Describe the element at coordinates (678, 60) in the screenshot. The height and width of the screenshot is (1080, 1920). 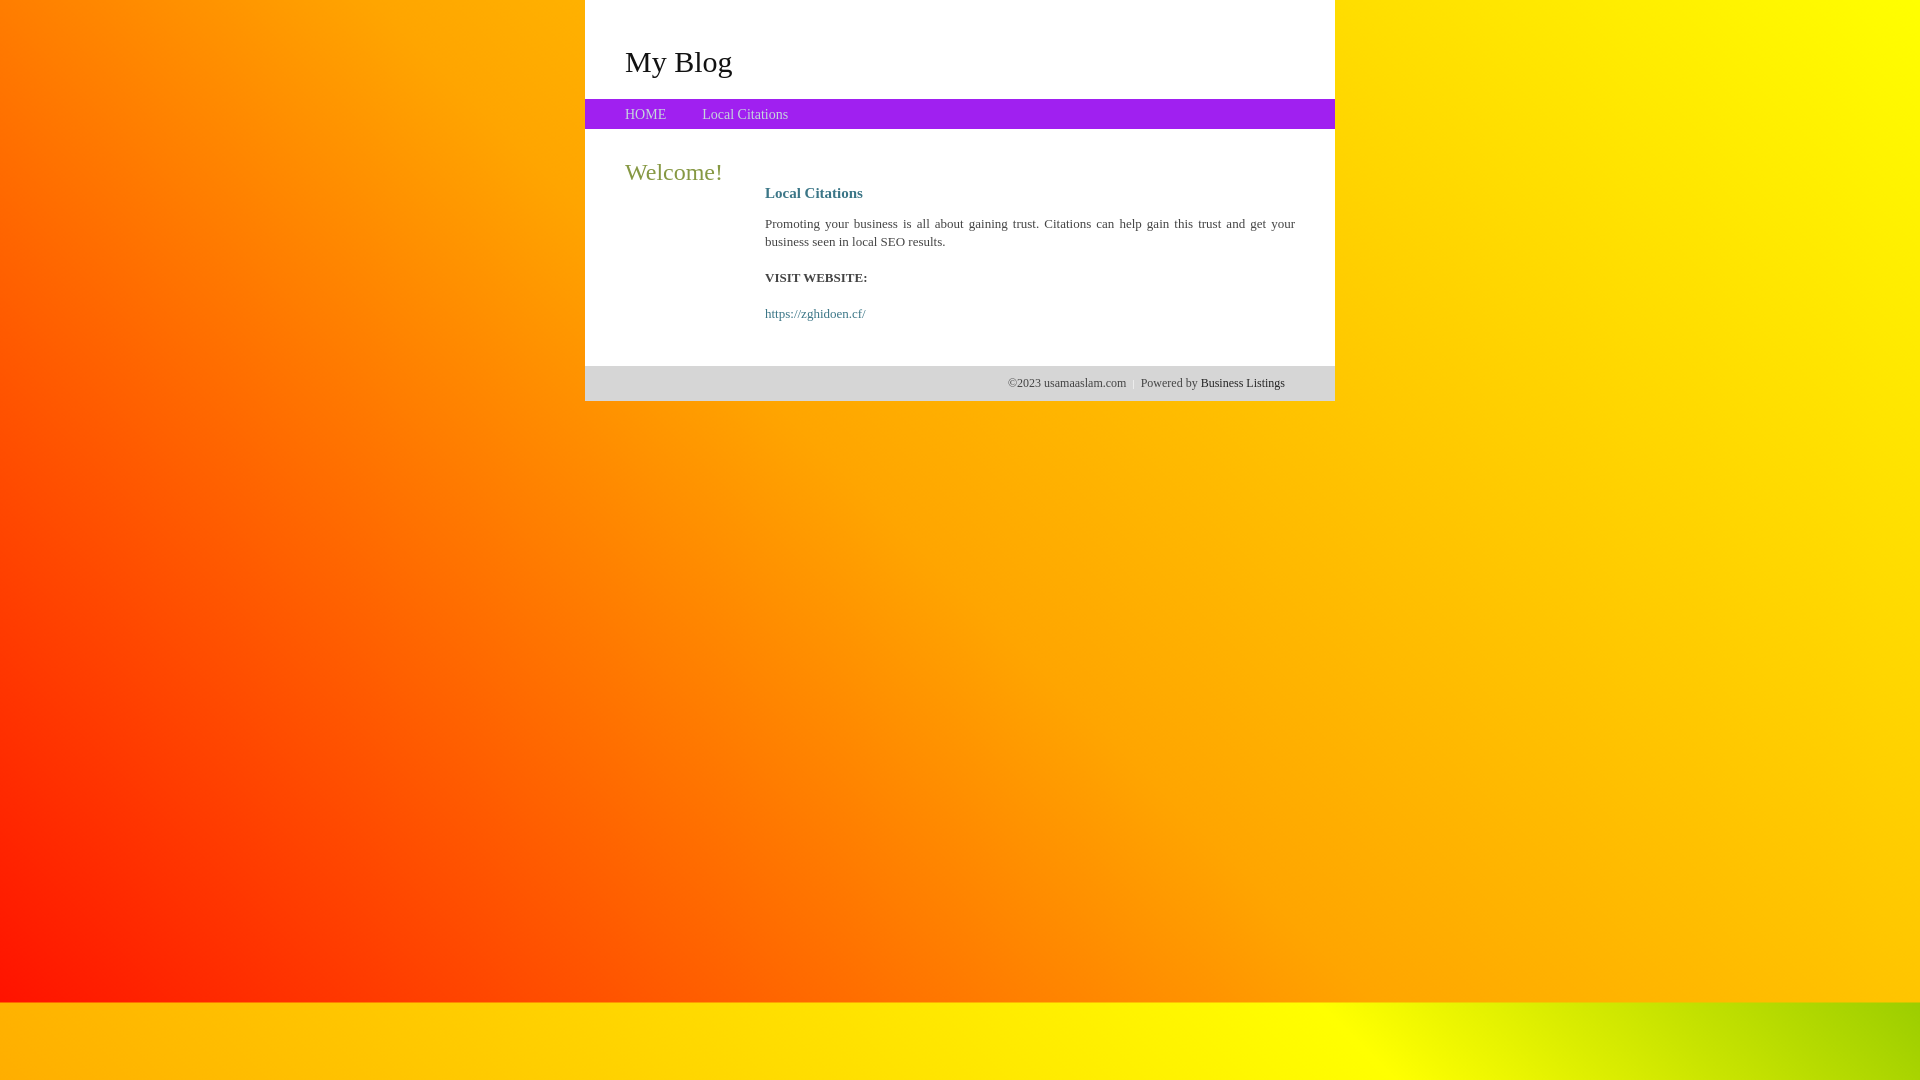
I see `'My Blog'` at that location.